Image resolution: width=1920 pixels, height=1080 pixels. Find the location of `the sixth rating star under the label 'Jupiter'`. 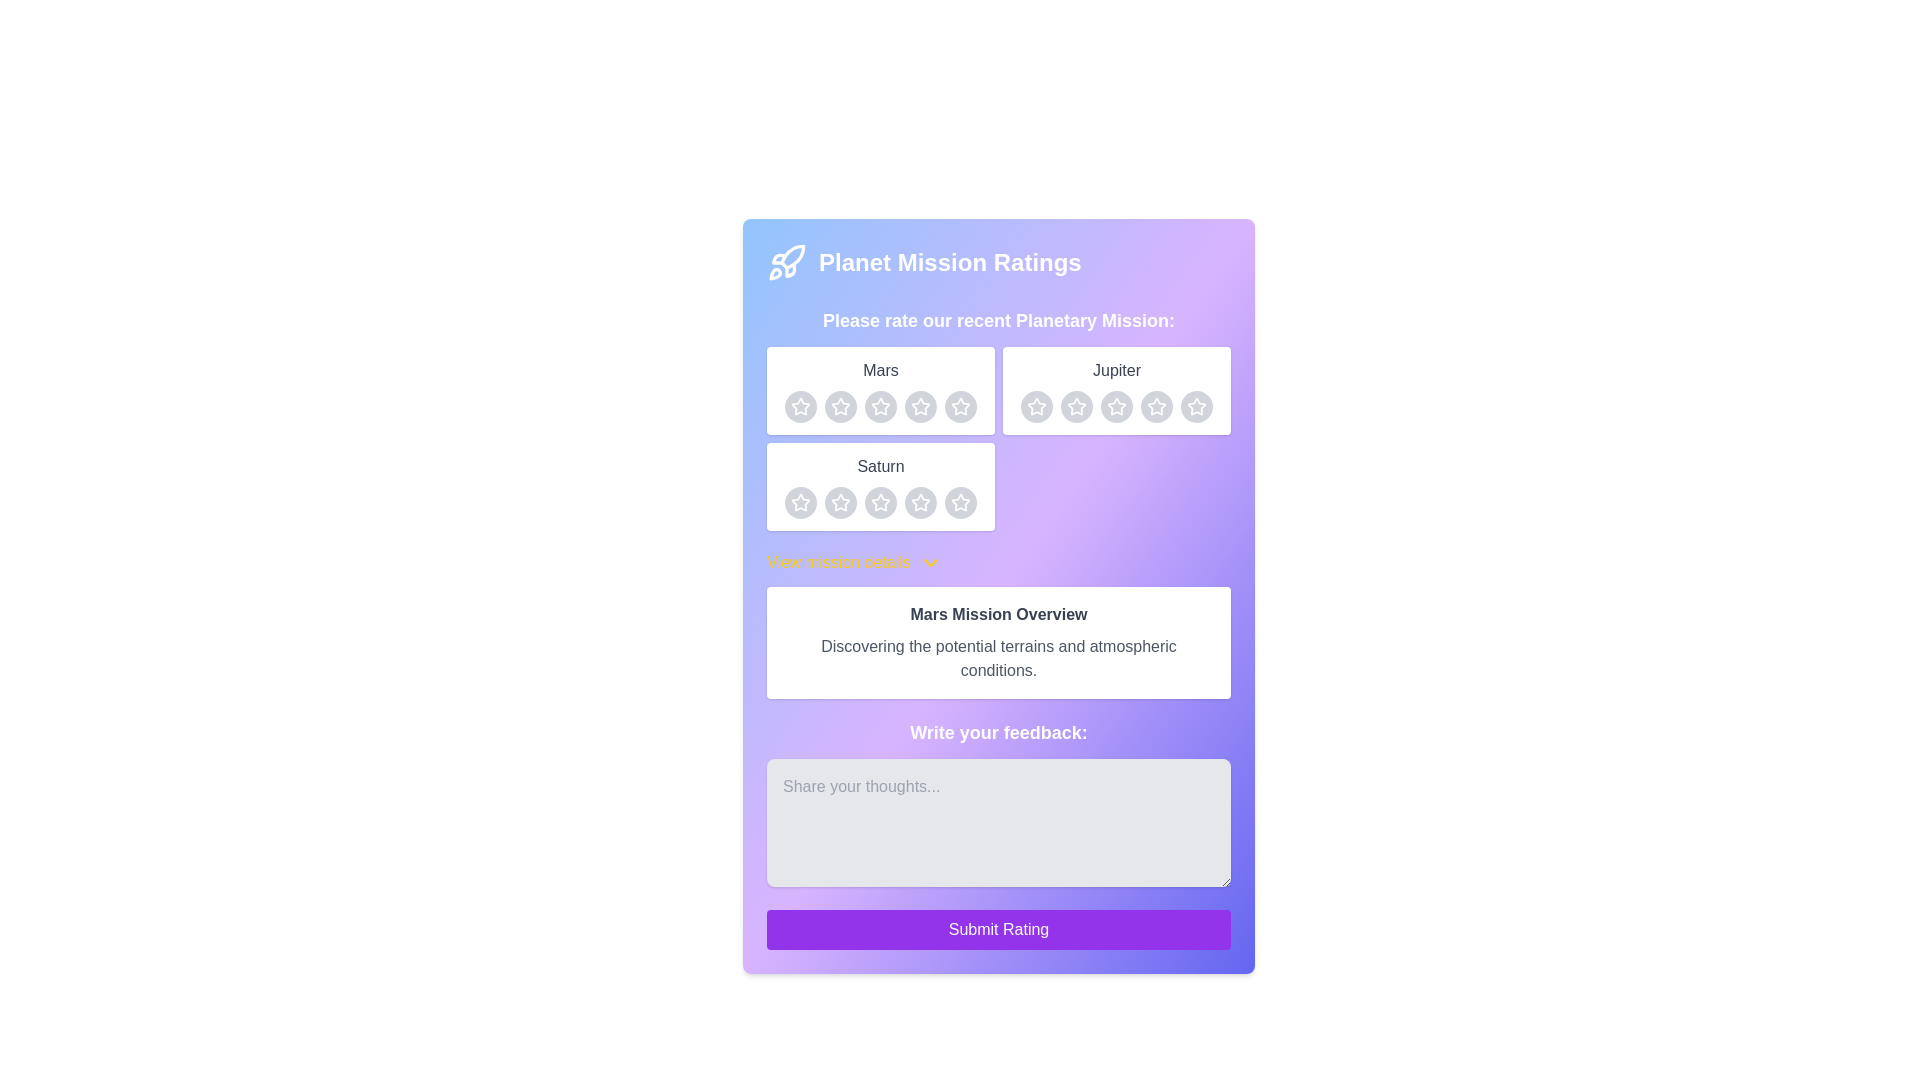

the sixth rating star under the label 'Jupiter' is located at coordinates (1196, 406).